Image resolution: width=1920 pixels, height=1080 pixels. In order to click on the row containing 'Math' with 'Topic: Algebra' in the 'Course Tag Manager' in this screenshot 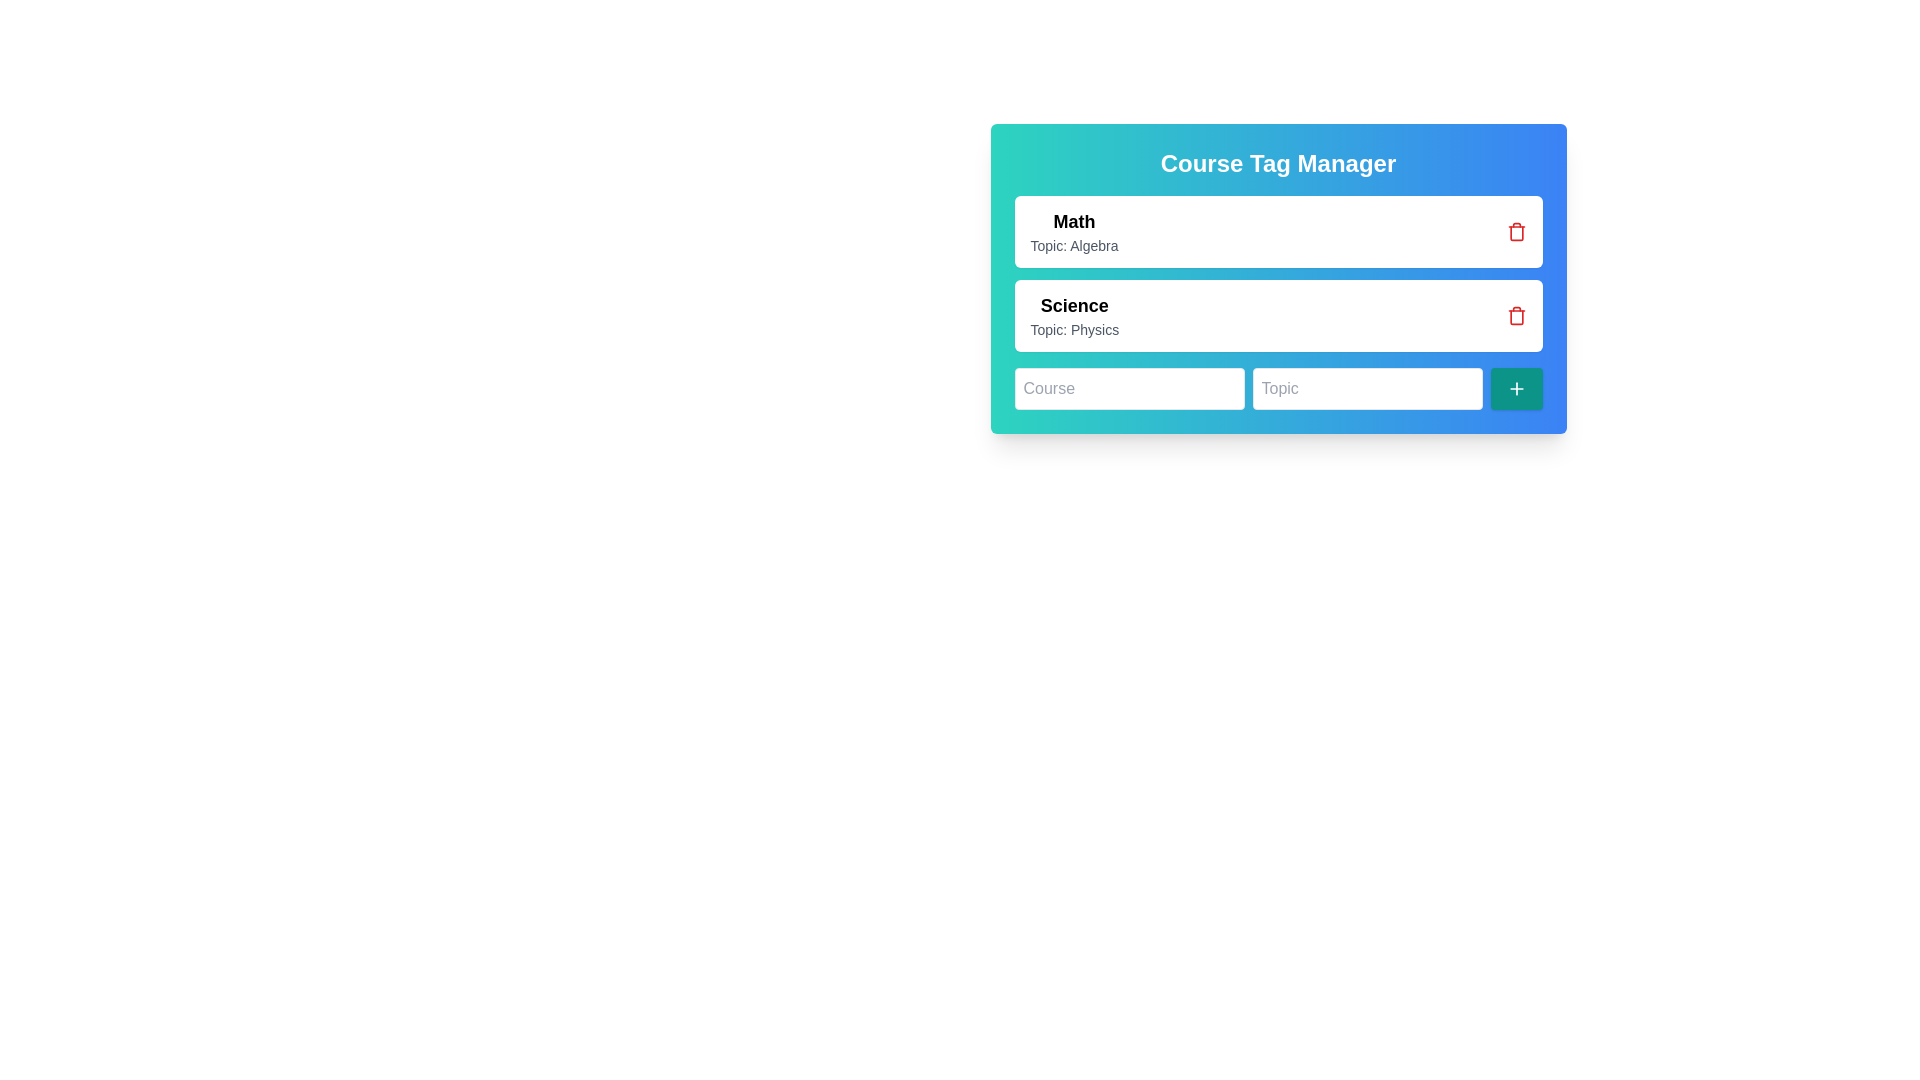, I will do `click(1277, 273)`.